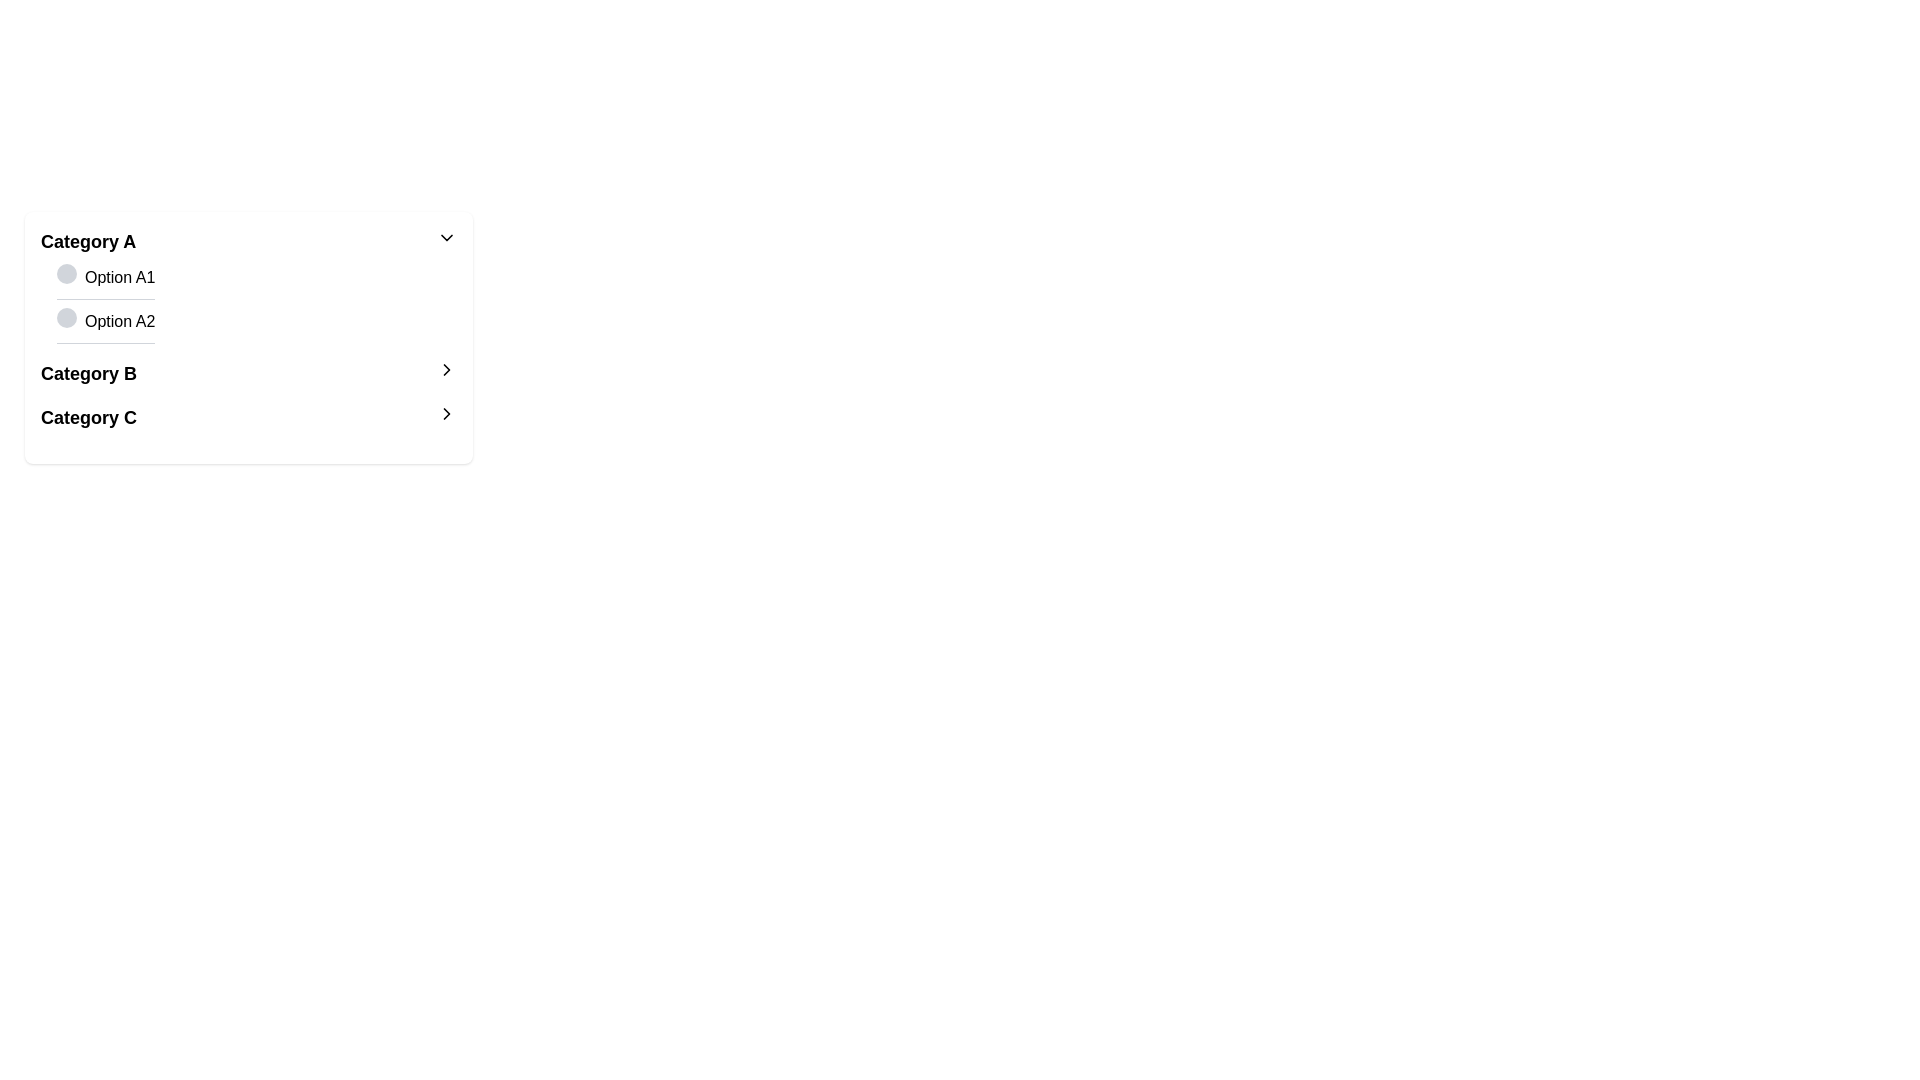  What do you see at coordinates (445, 237) in the screenshot?
I see `the chevron icon located on the rightmost edge of the 'Category A' section` at bounding box center [445, 237].